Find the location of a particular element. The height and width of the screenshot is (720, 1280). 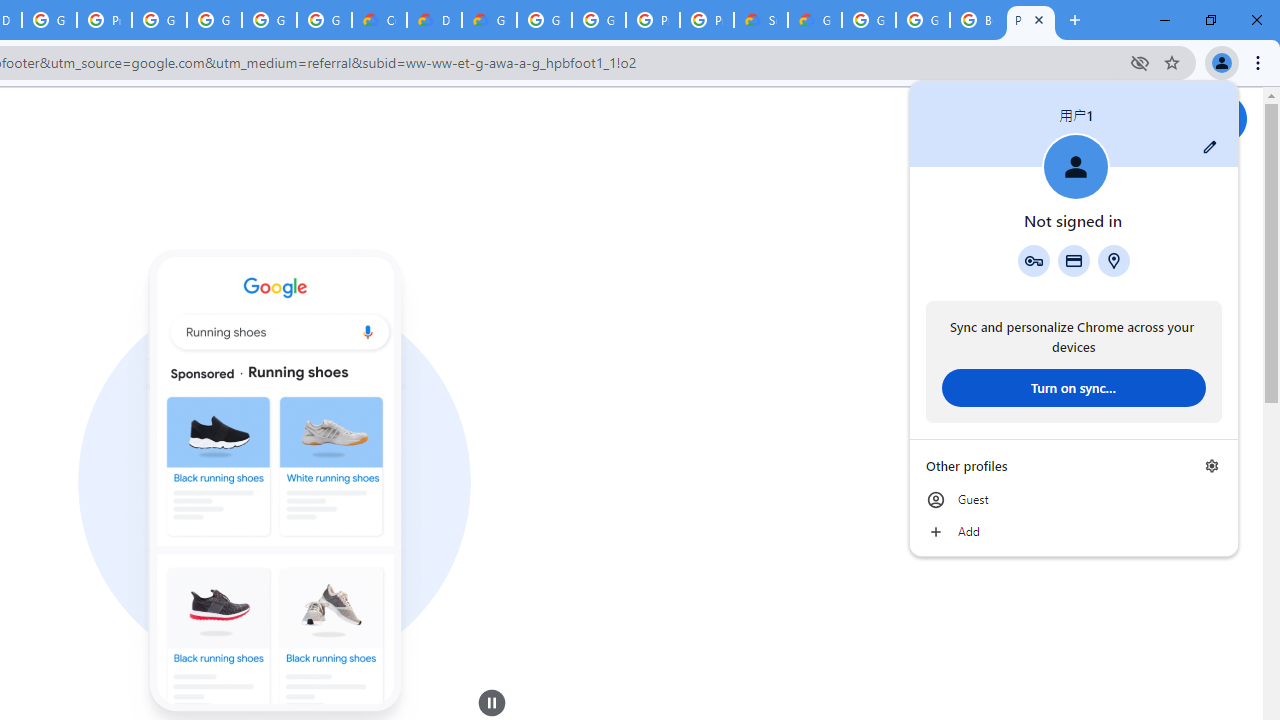

'Gemini for Business and Developers | Google Cloud' is located at coordinates (489, 20).